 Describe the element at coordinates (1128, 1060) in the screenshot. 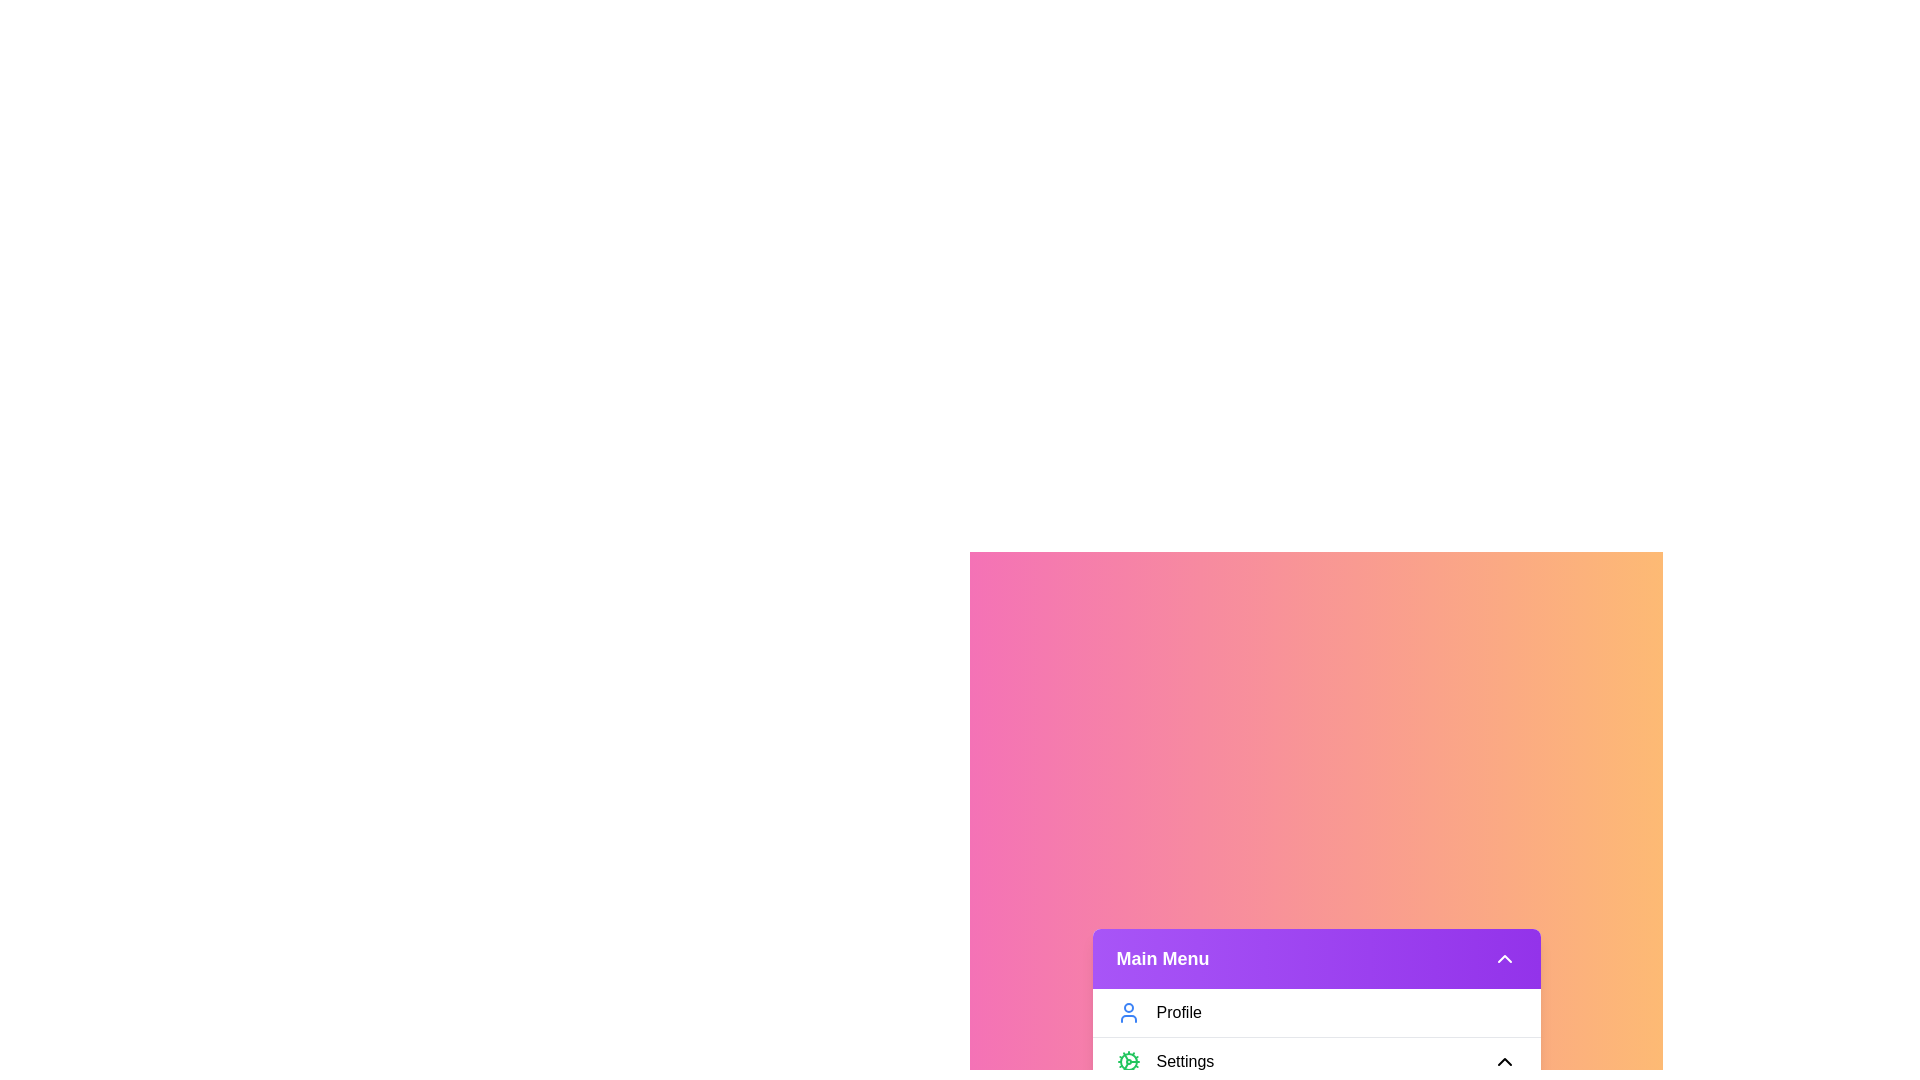

I see `the settings icon located to the left of the 'Settings' text label in the main menu dropdown` at that location.